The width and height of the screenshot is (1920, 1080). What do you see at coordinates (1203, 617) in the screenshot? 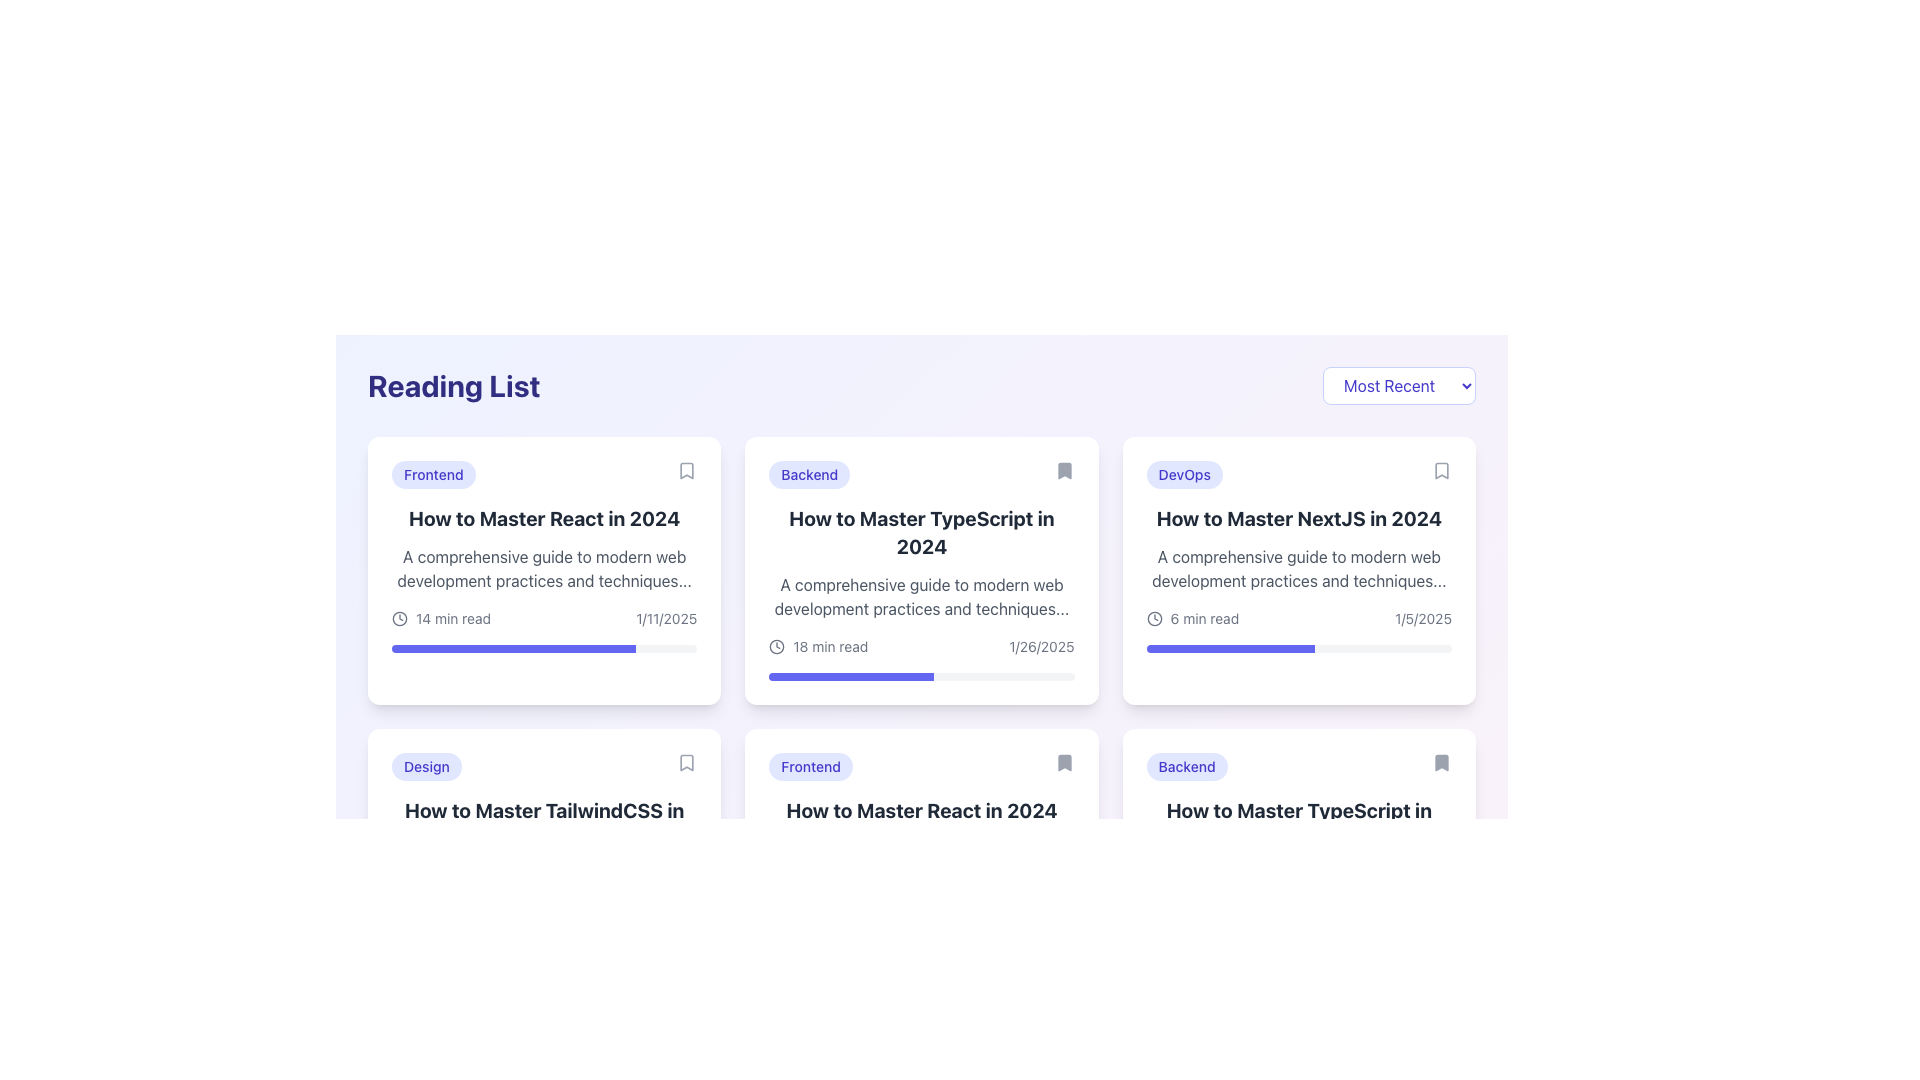
I see `the text label displaying '6 min read' which provides reading time metadata, located in the top-right section of the card titled 'How to Master NextJS in 2024.'` at bounding box center [1203, 617].